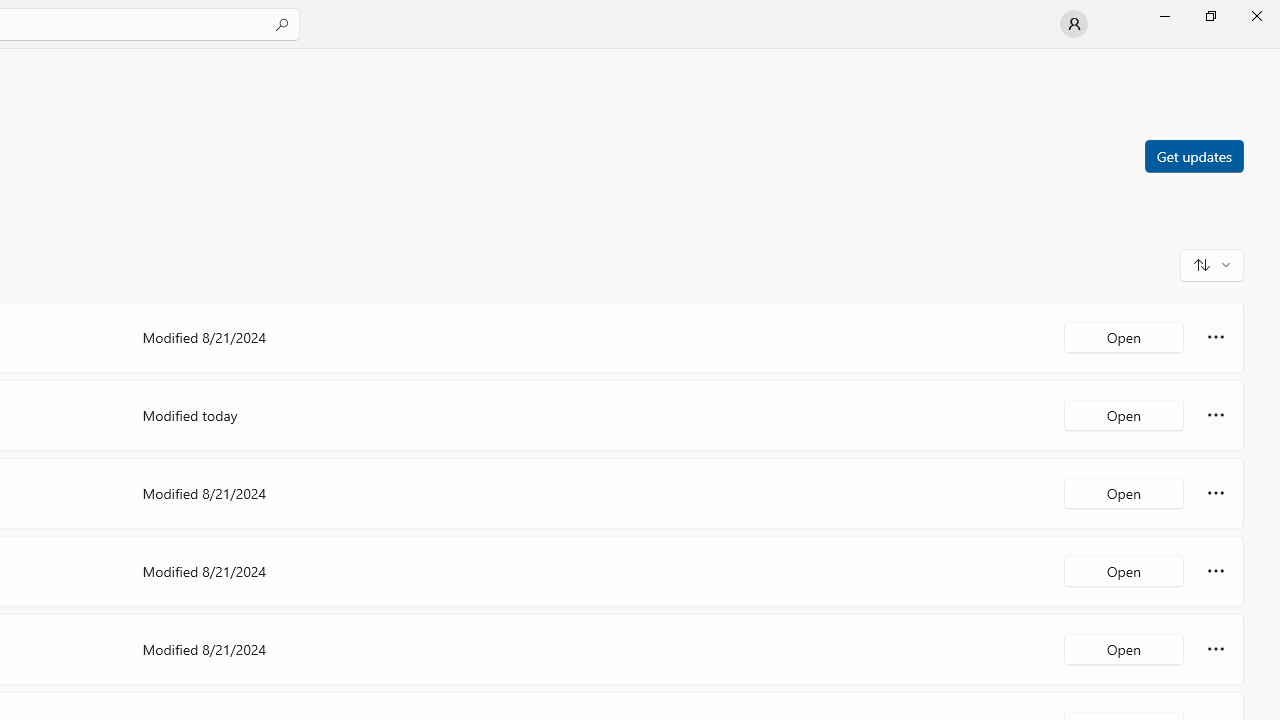  What do you see at coordinates (1193, 154) in the screenshot?
I see `'Get updates'` at bounding box center [1193, 154].